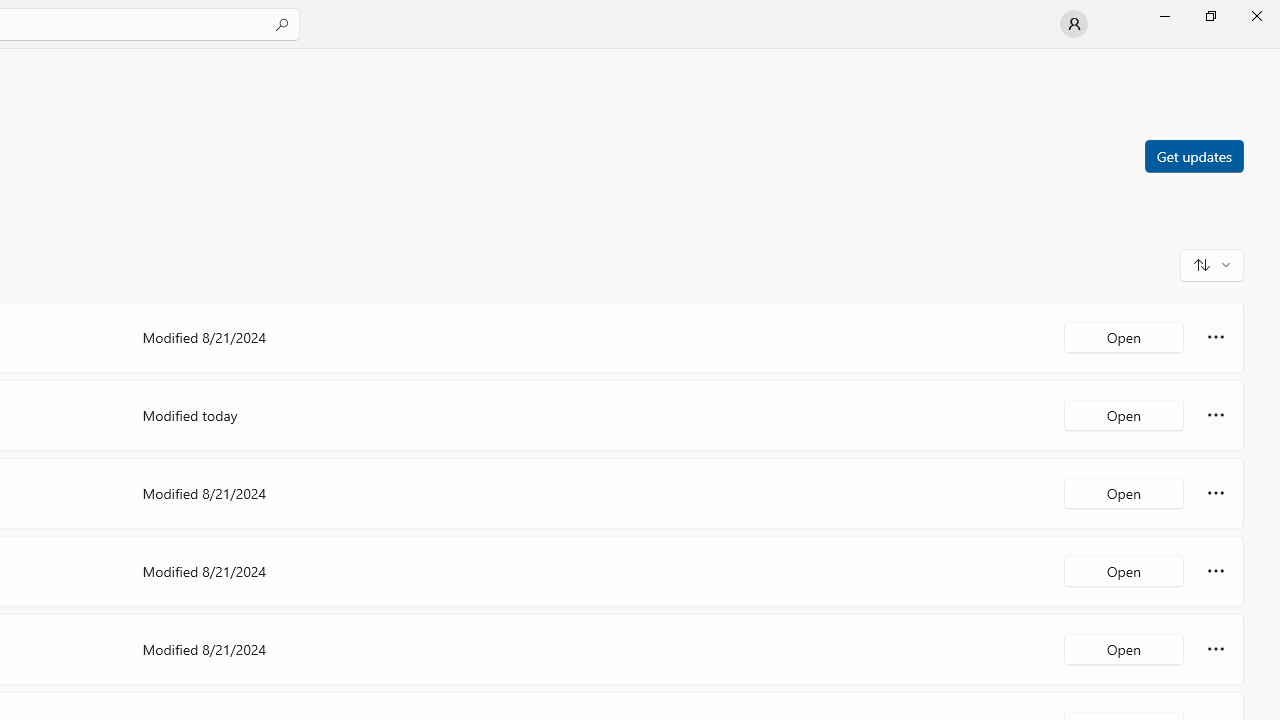  What do you see at coordinates (1193, 154) in the screenshot?
I see `'Get updates'` at bounding box center [1193, 154].